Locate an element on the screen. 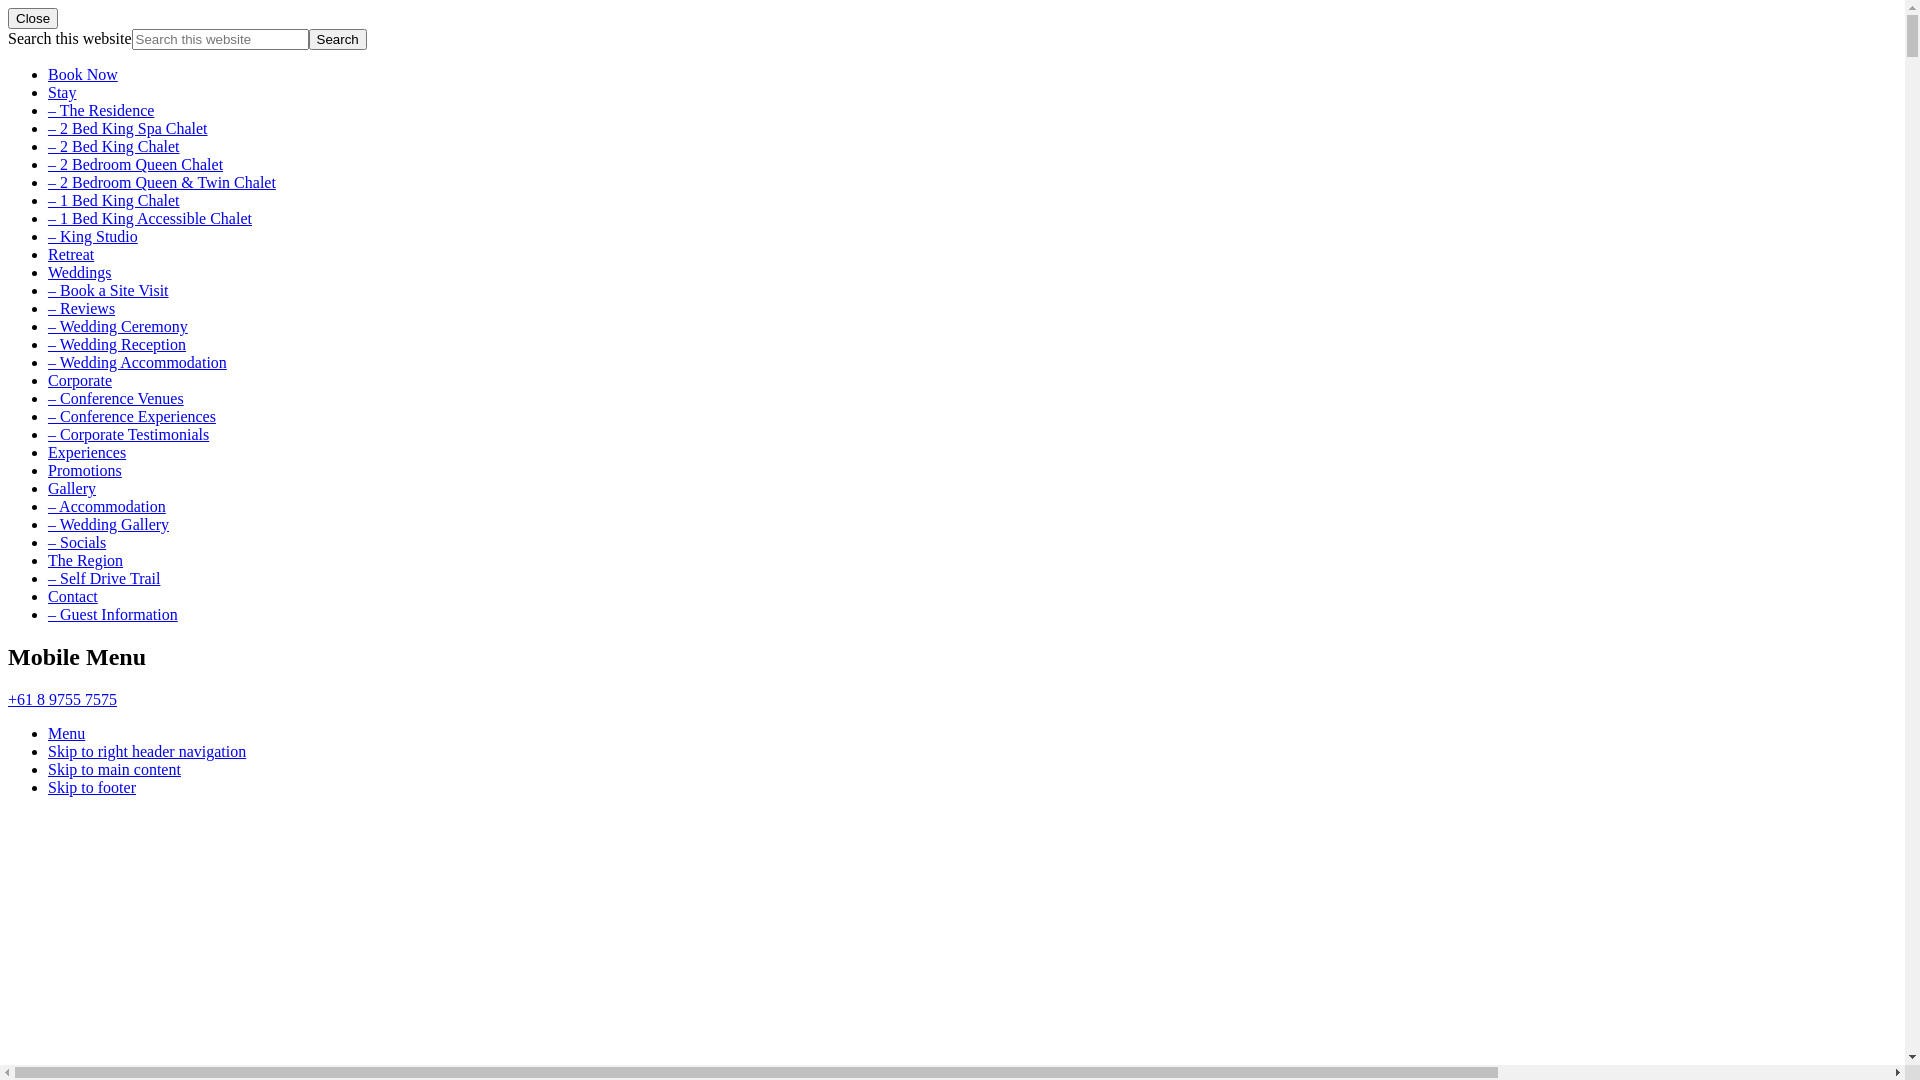 This screenshot has width=1920, height=1080. 'Book Now' is located at coordinates (48, 73).